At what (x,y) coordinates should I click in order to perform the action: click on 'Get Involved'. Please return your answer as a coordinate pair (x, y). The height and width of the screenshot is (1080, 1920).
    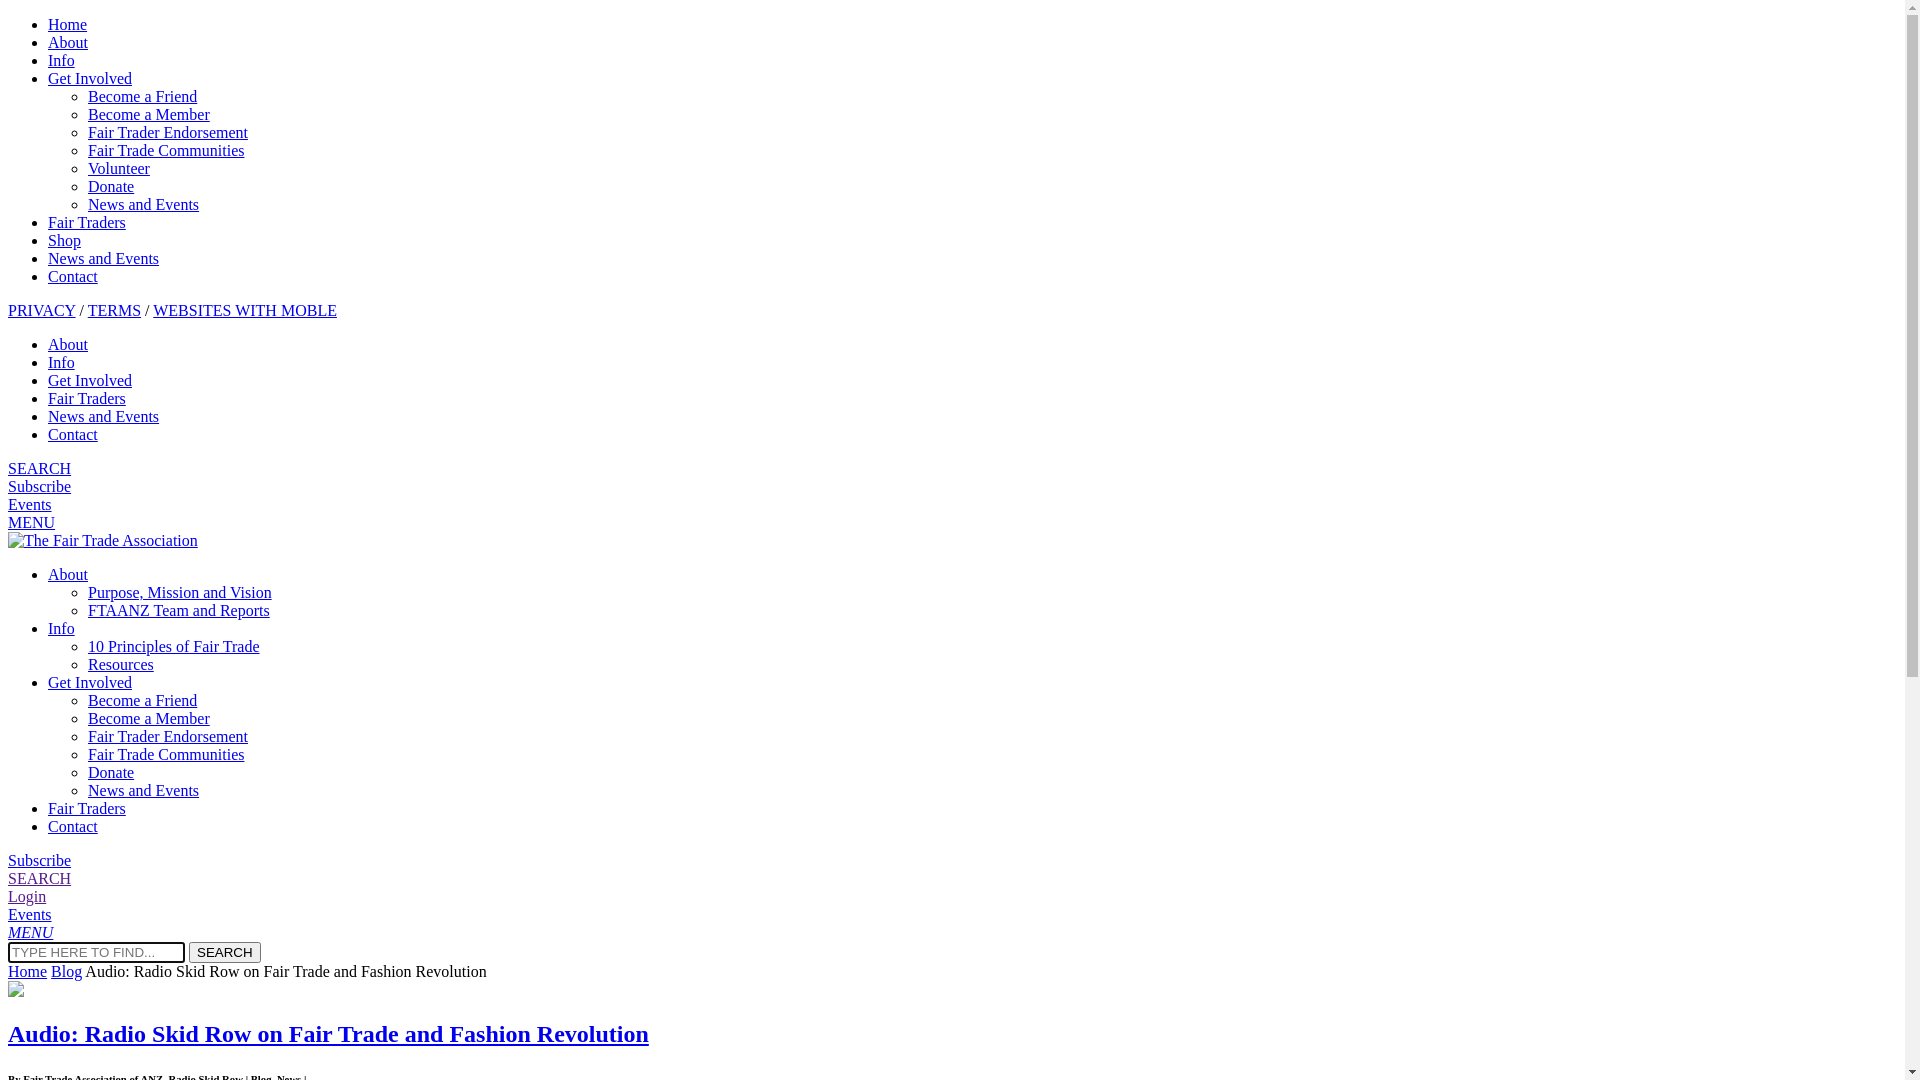
    Looking at the image, I should click on (89, 380).